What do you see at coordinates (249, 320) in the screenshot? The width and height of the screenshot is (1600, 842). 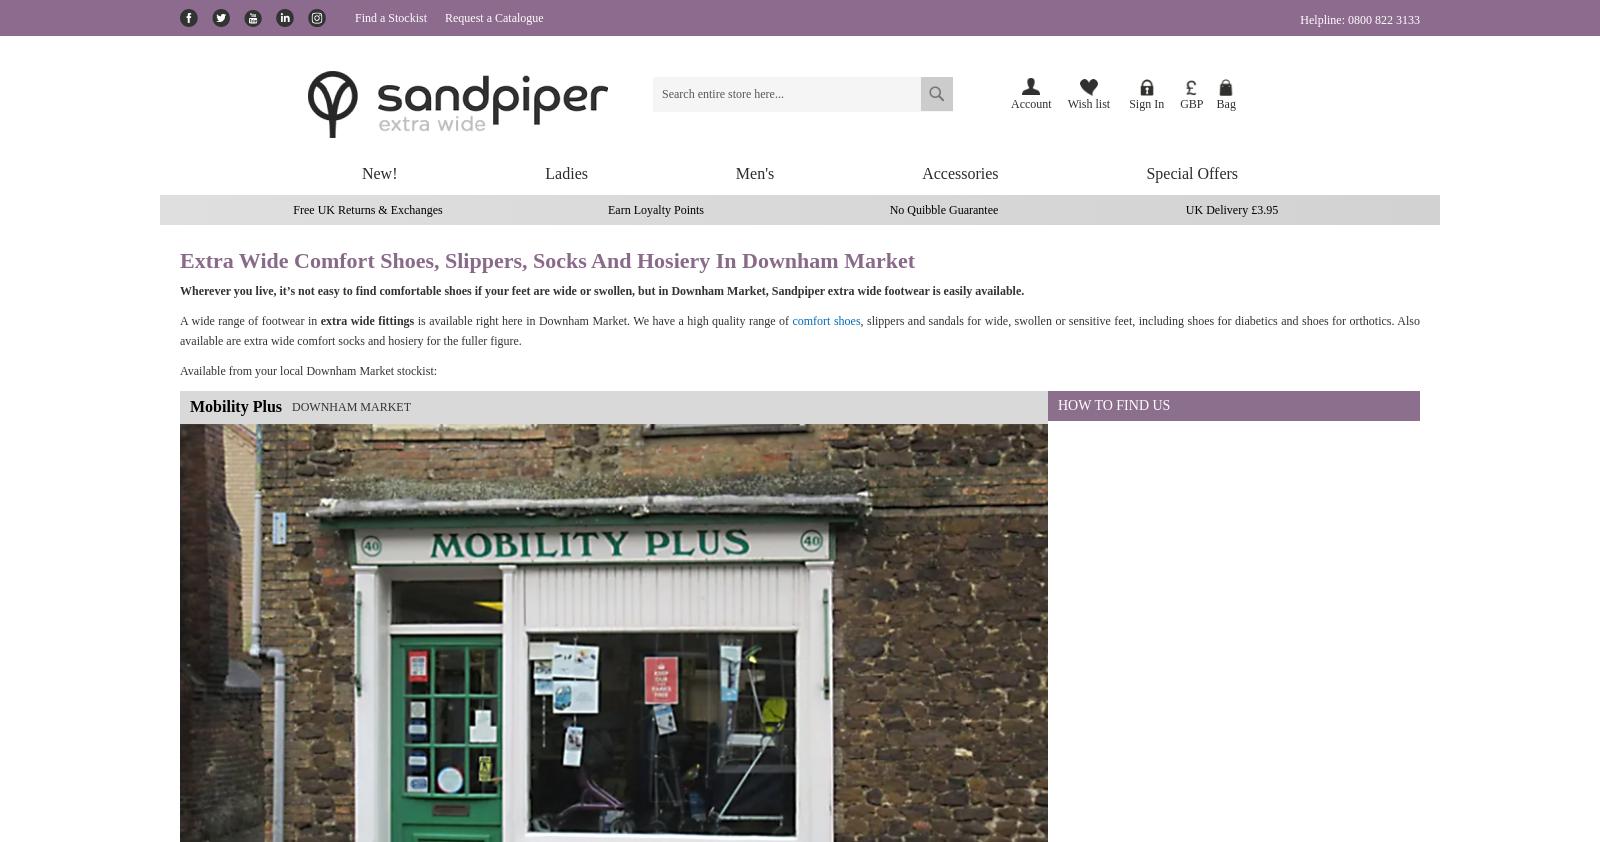 I see `'A wide range of footwear in'` at bounding box center [249, 320].